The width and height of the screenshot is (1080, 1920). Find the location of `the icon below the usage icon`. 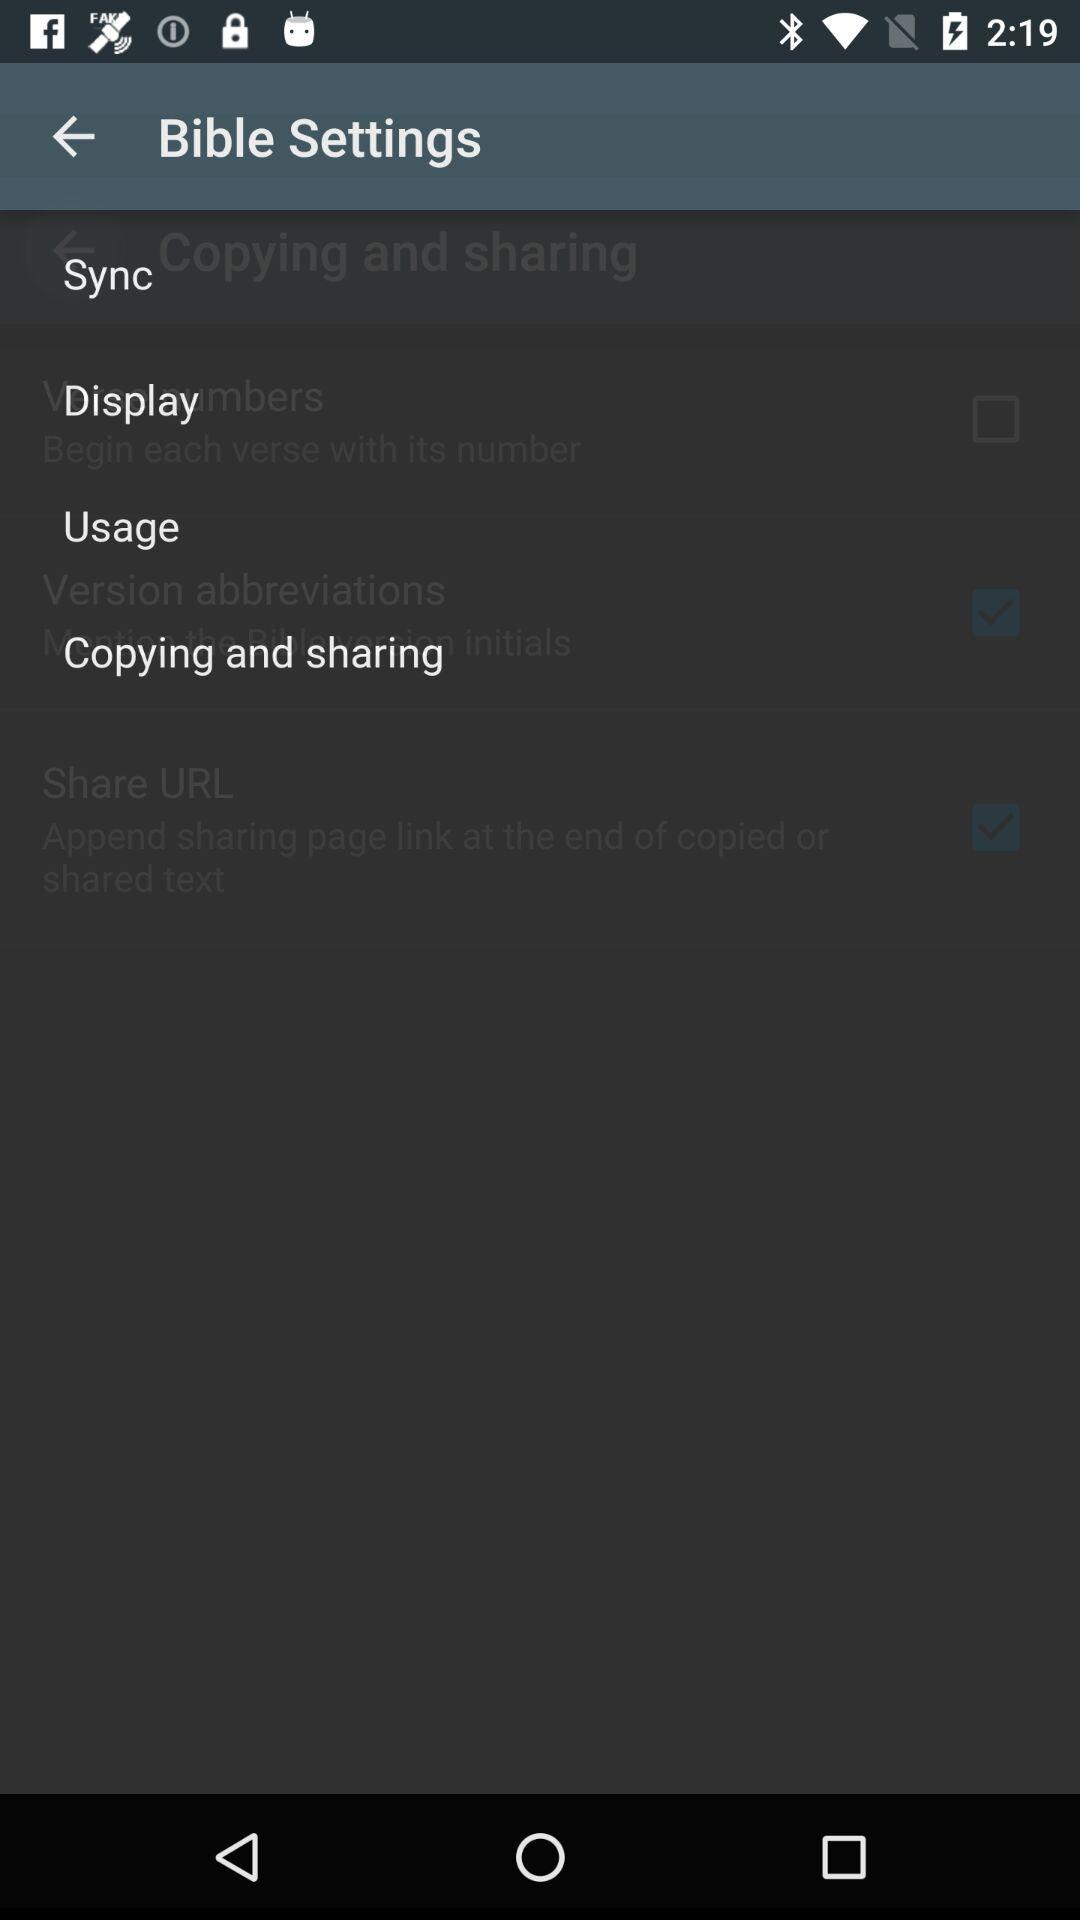

the icon below the usage icon is located at coordinates (252, 651).